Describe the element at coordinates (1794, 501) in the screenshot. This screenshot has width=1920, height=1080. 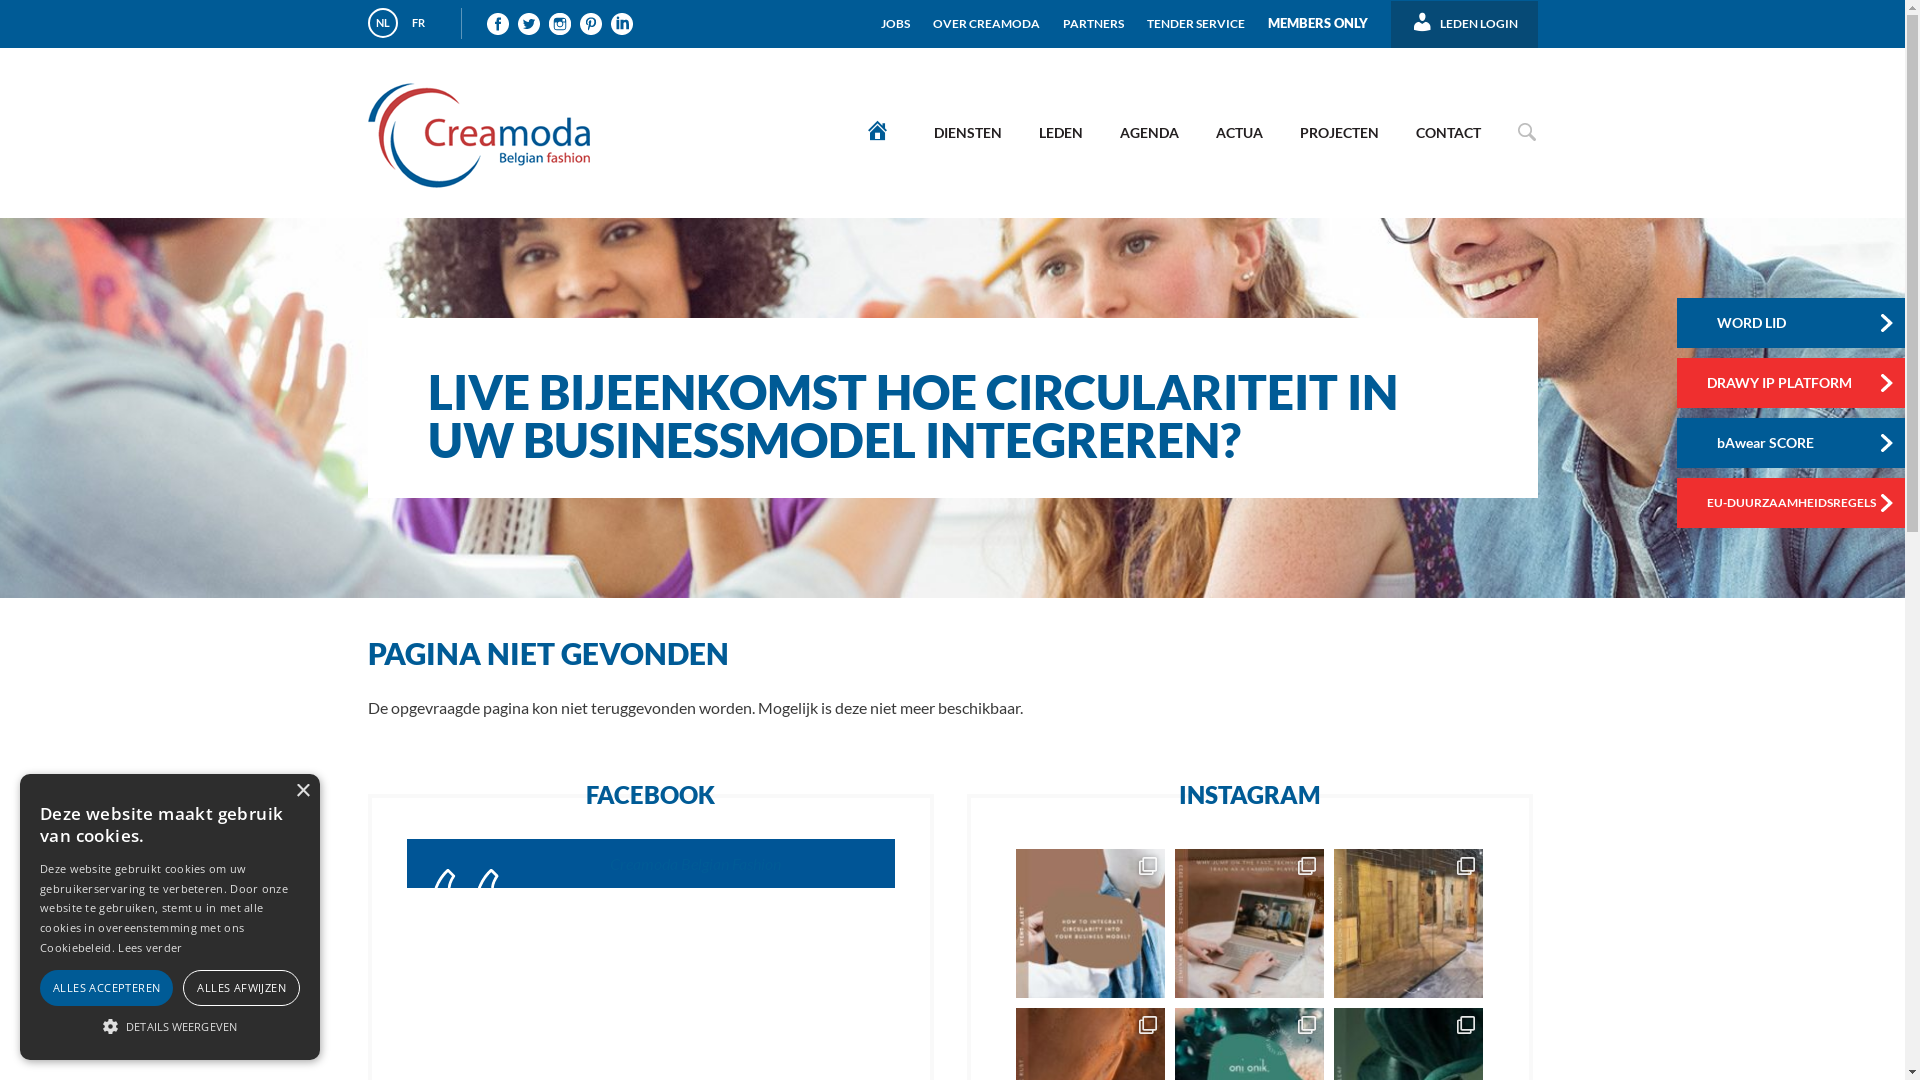
I see `'EU-DUURZAAMHEIDSREGELS'` at that location.